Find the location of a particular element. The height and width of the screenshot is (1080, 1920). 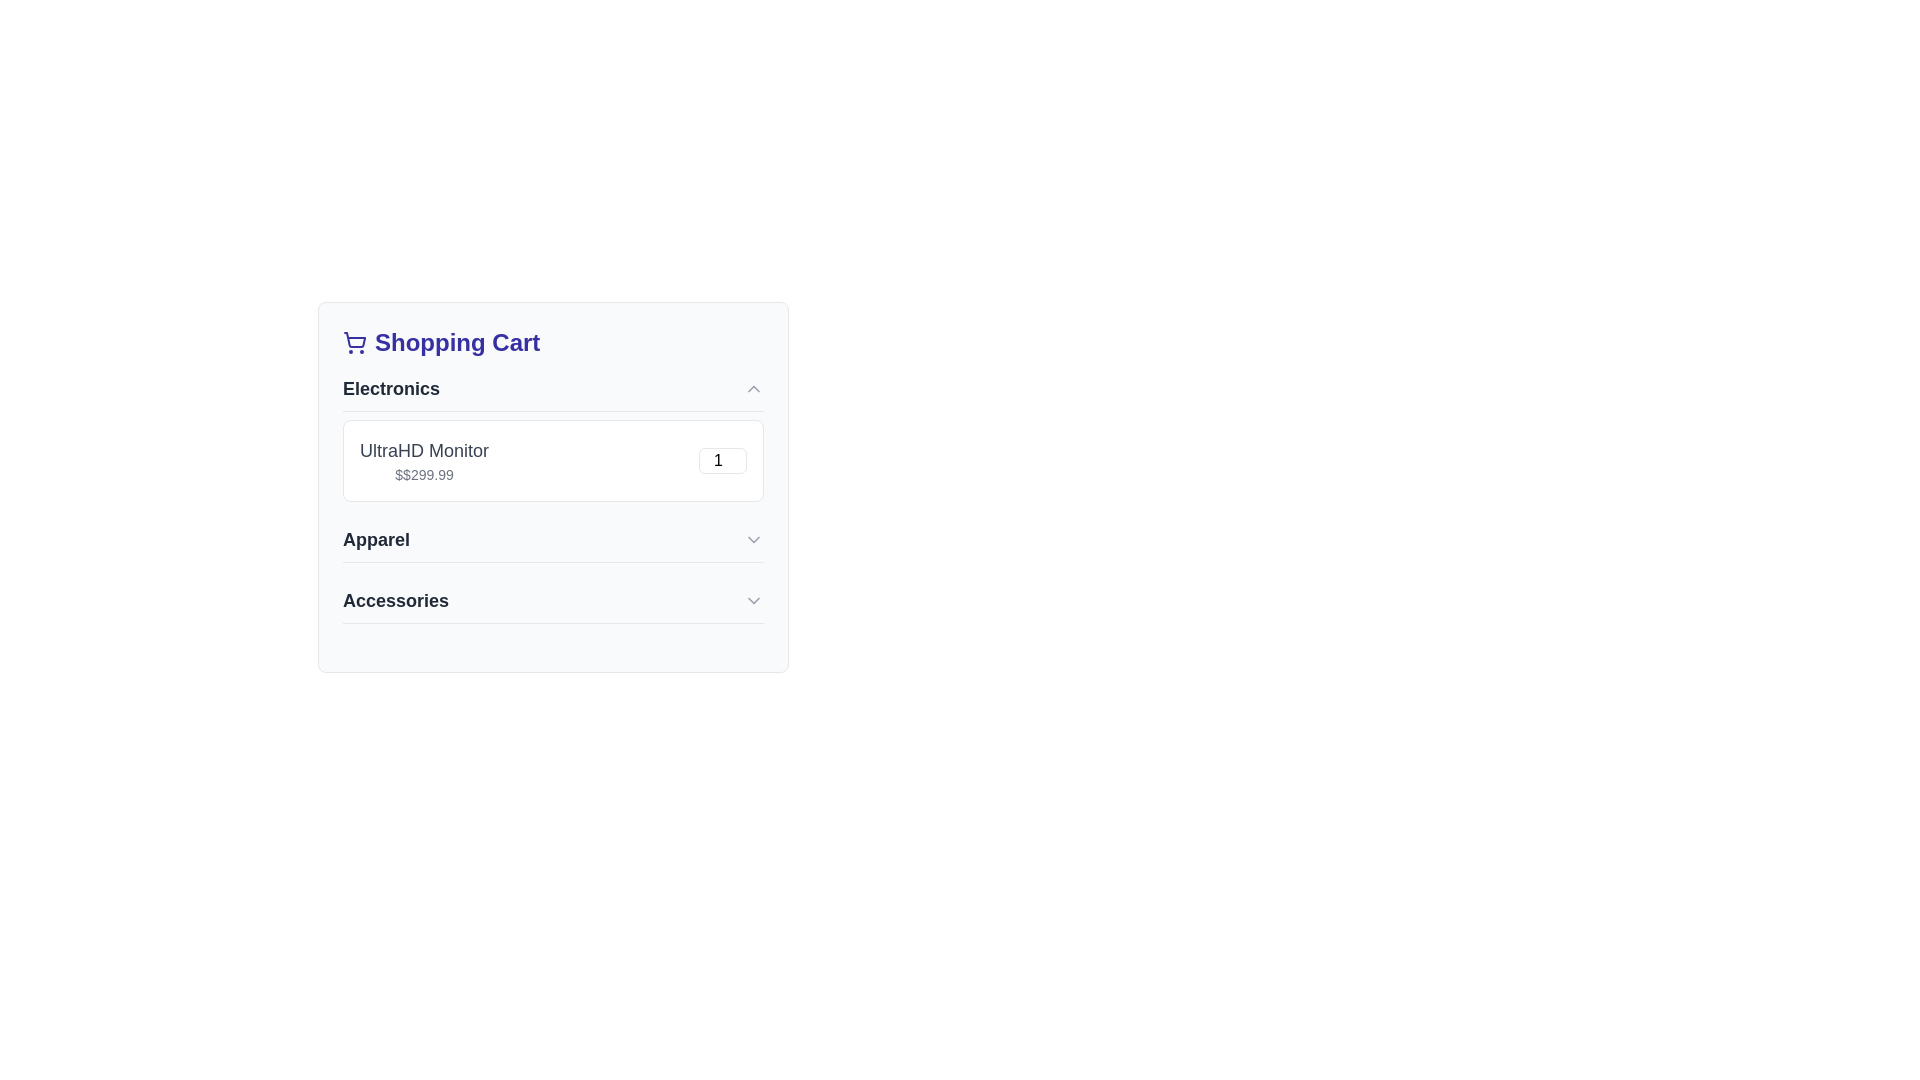

price information displayed in the small gray font text label showing '$$299.99', which is located below the 'UltraHD Monitor' text within the shopping cart interface is located at coordinates (423, 474).